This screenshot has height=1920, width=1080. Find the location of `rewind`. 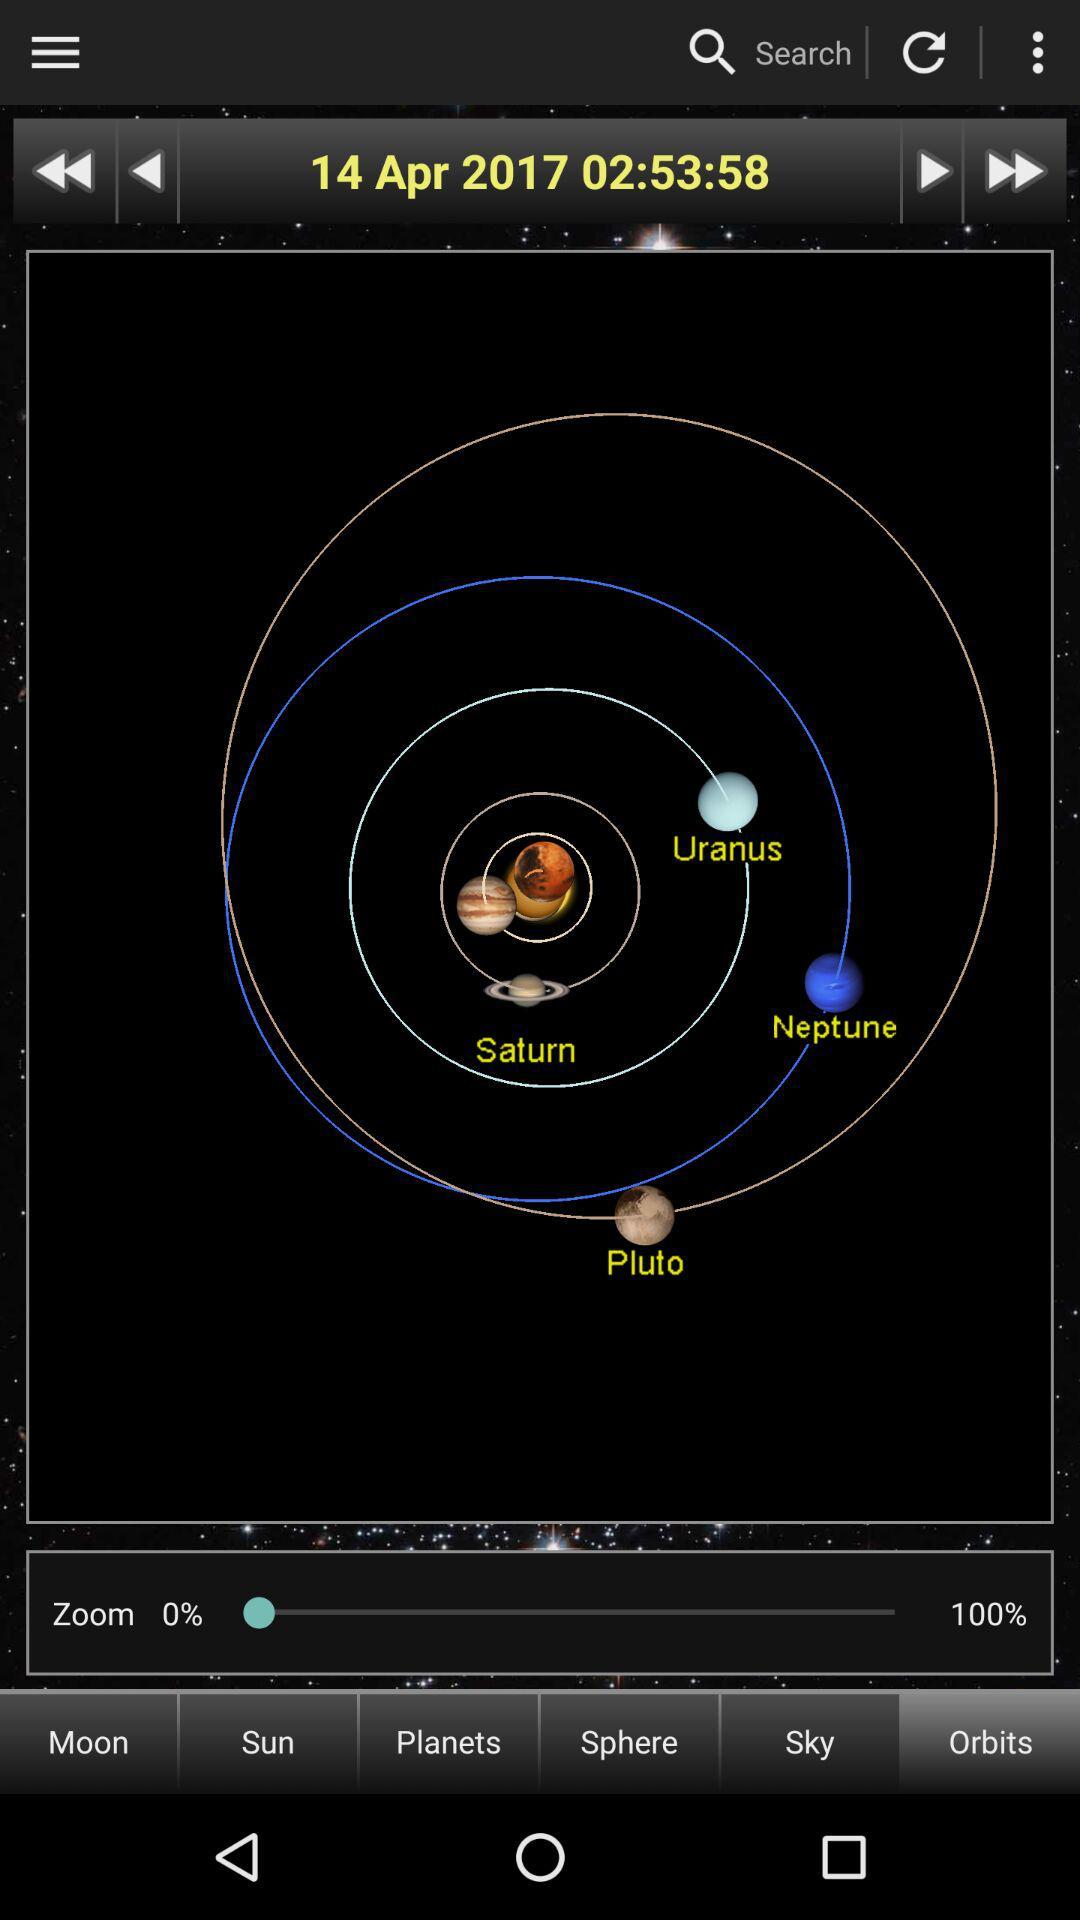

rewind is located at coordinates (146, 171).